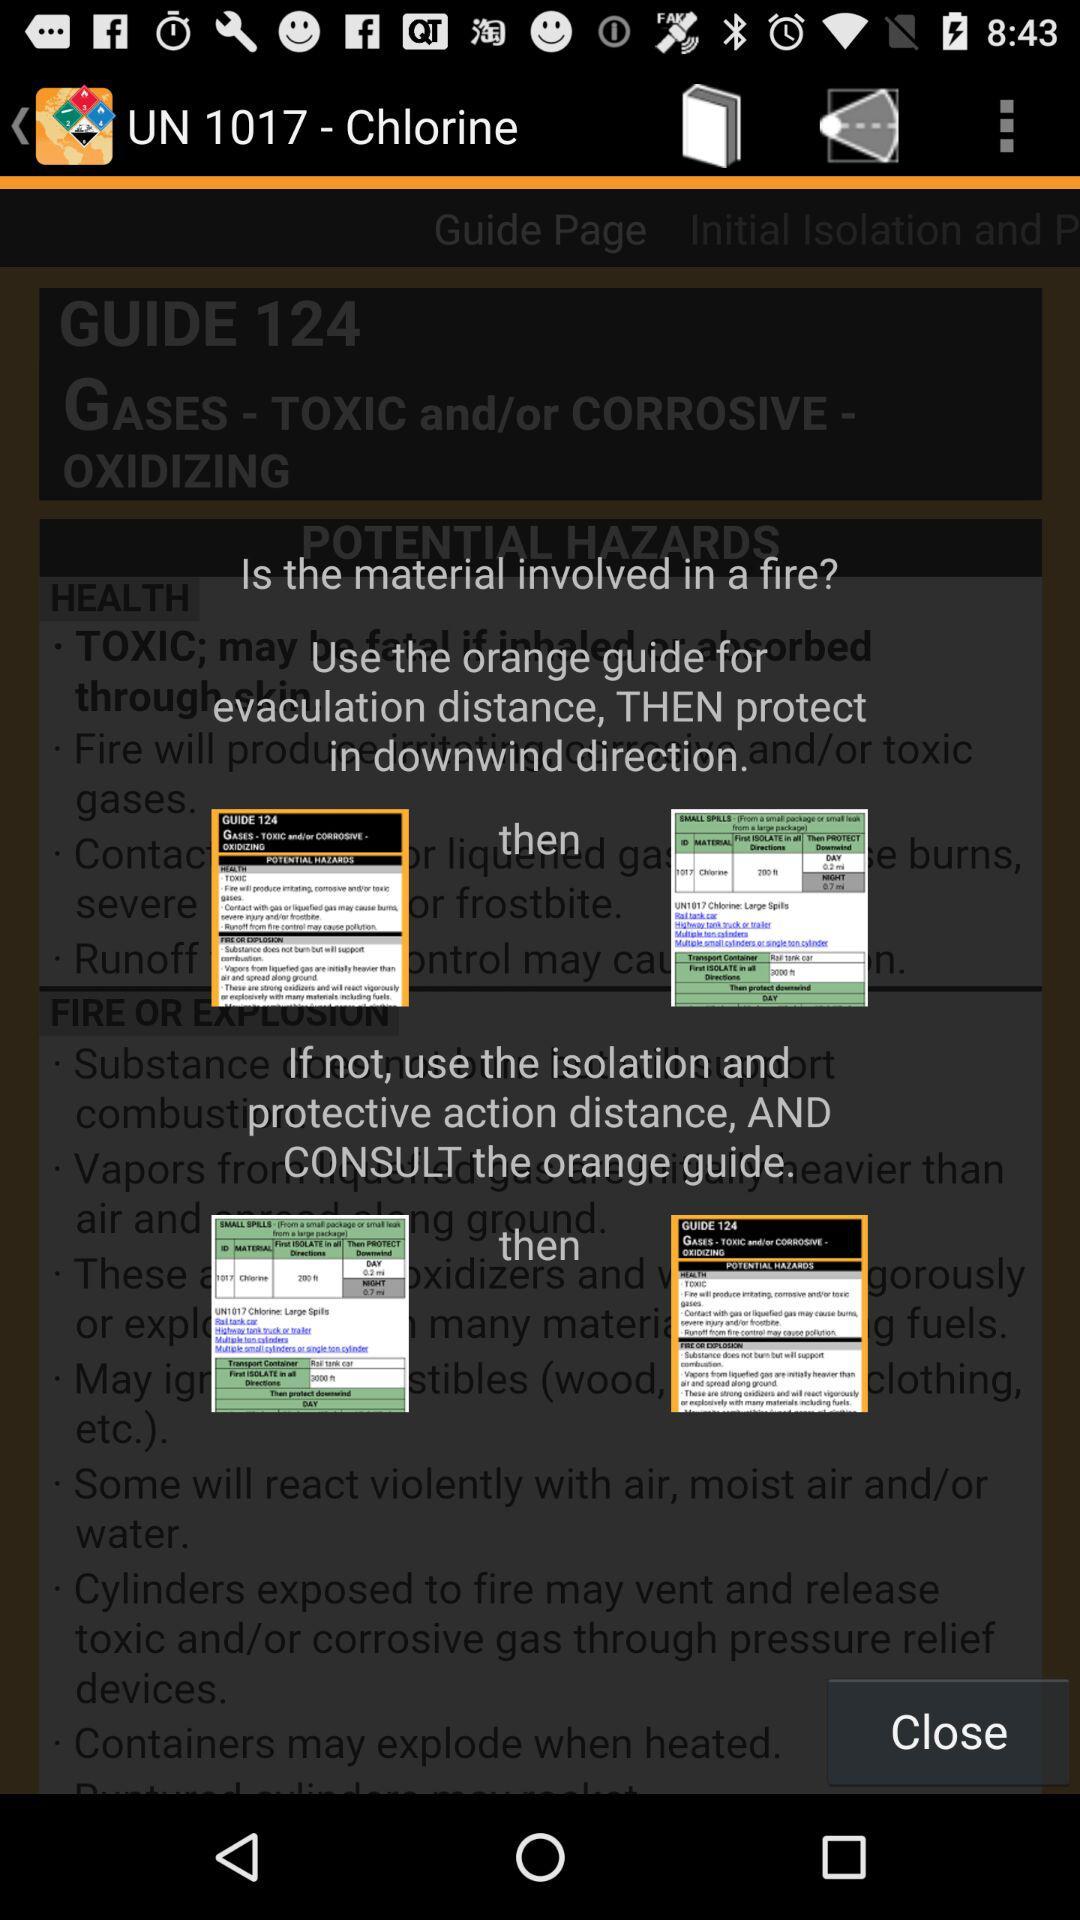 Image resolution: width=1080 pixels, height=1920 pixels. What do you see at coordinates (711, 124) in the screenshot?
I see `the icon to the right of the un 1017 - chlorine icon` at bounding box center [711, 124].